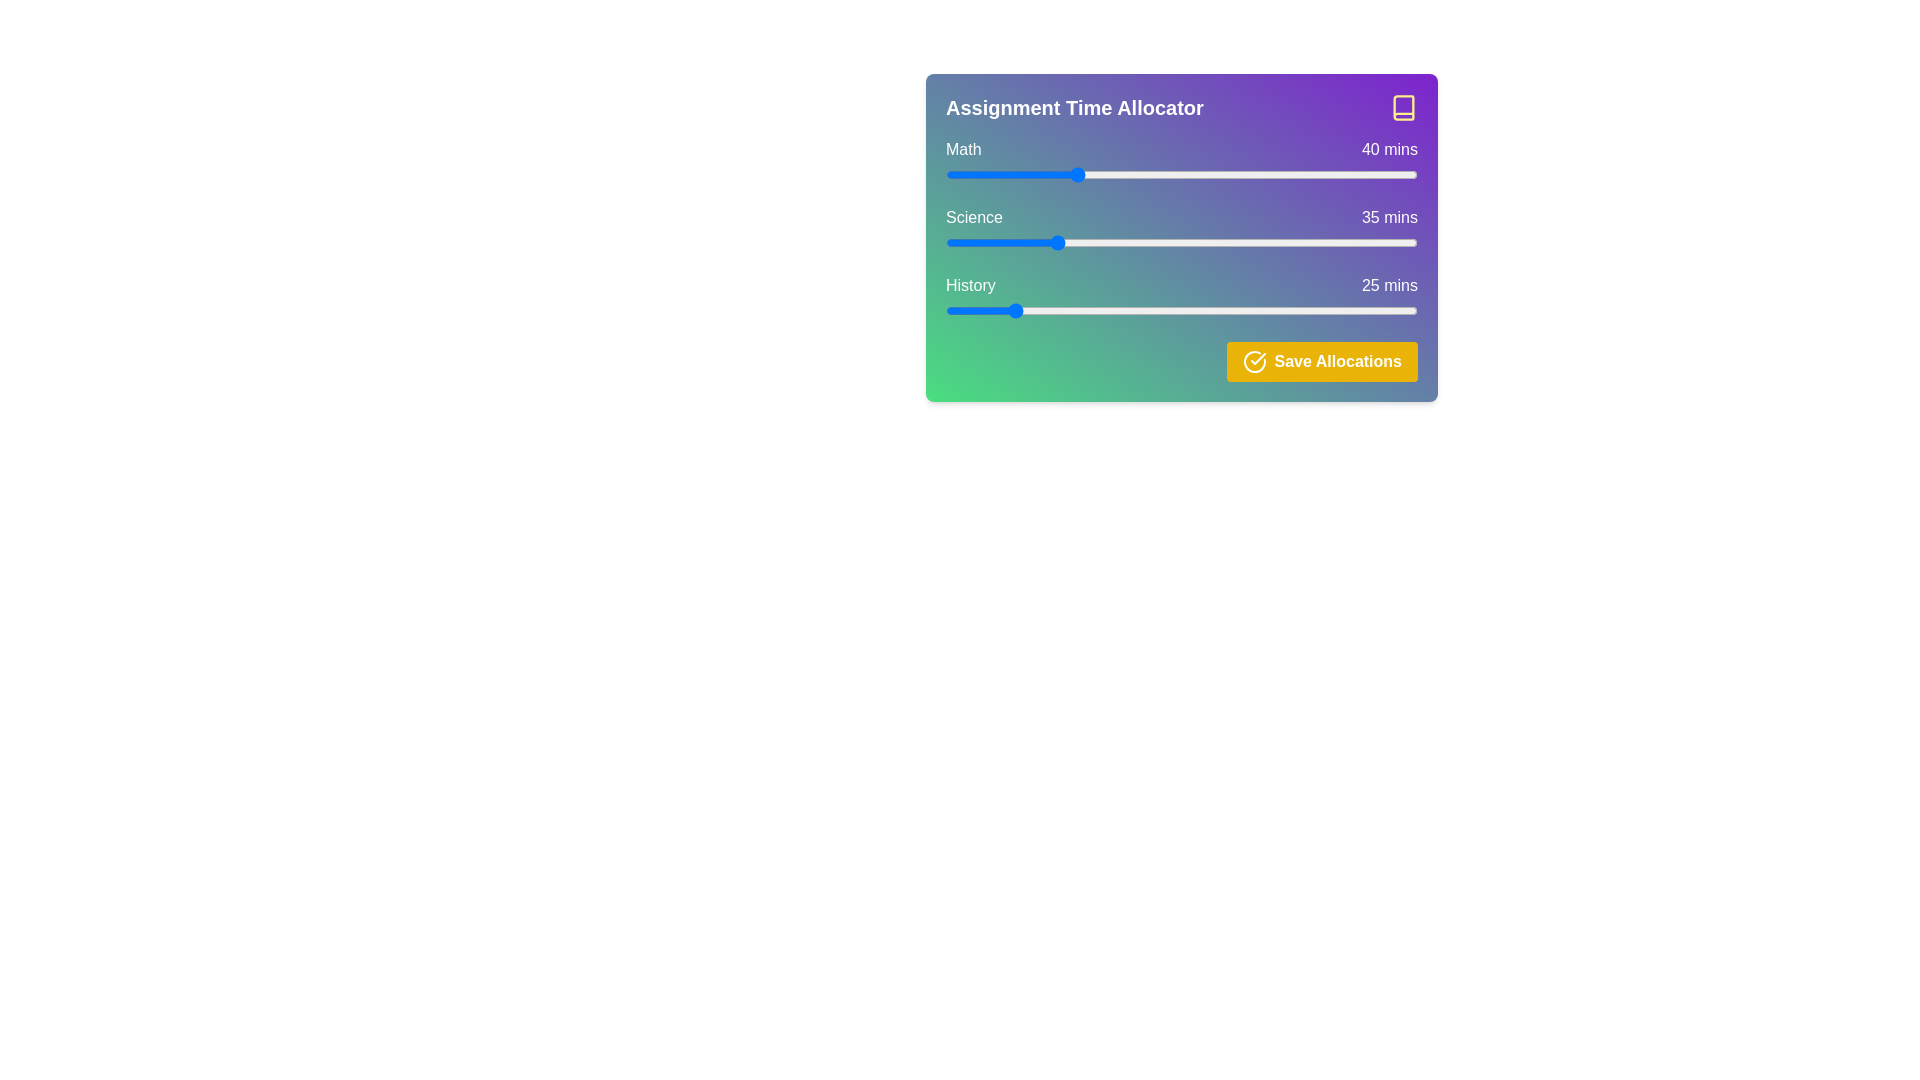  Describe the element at coordinates (1047, 242) in the screenshot. I see `time allocation for Science` at that location.